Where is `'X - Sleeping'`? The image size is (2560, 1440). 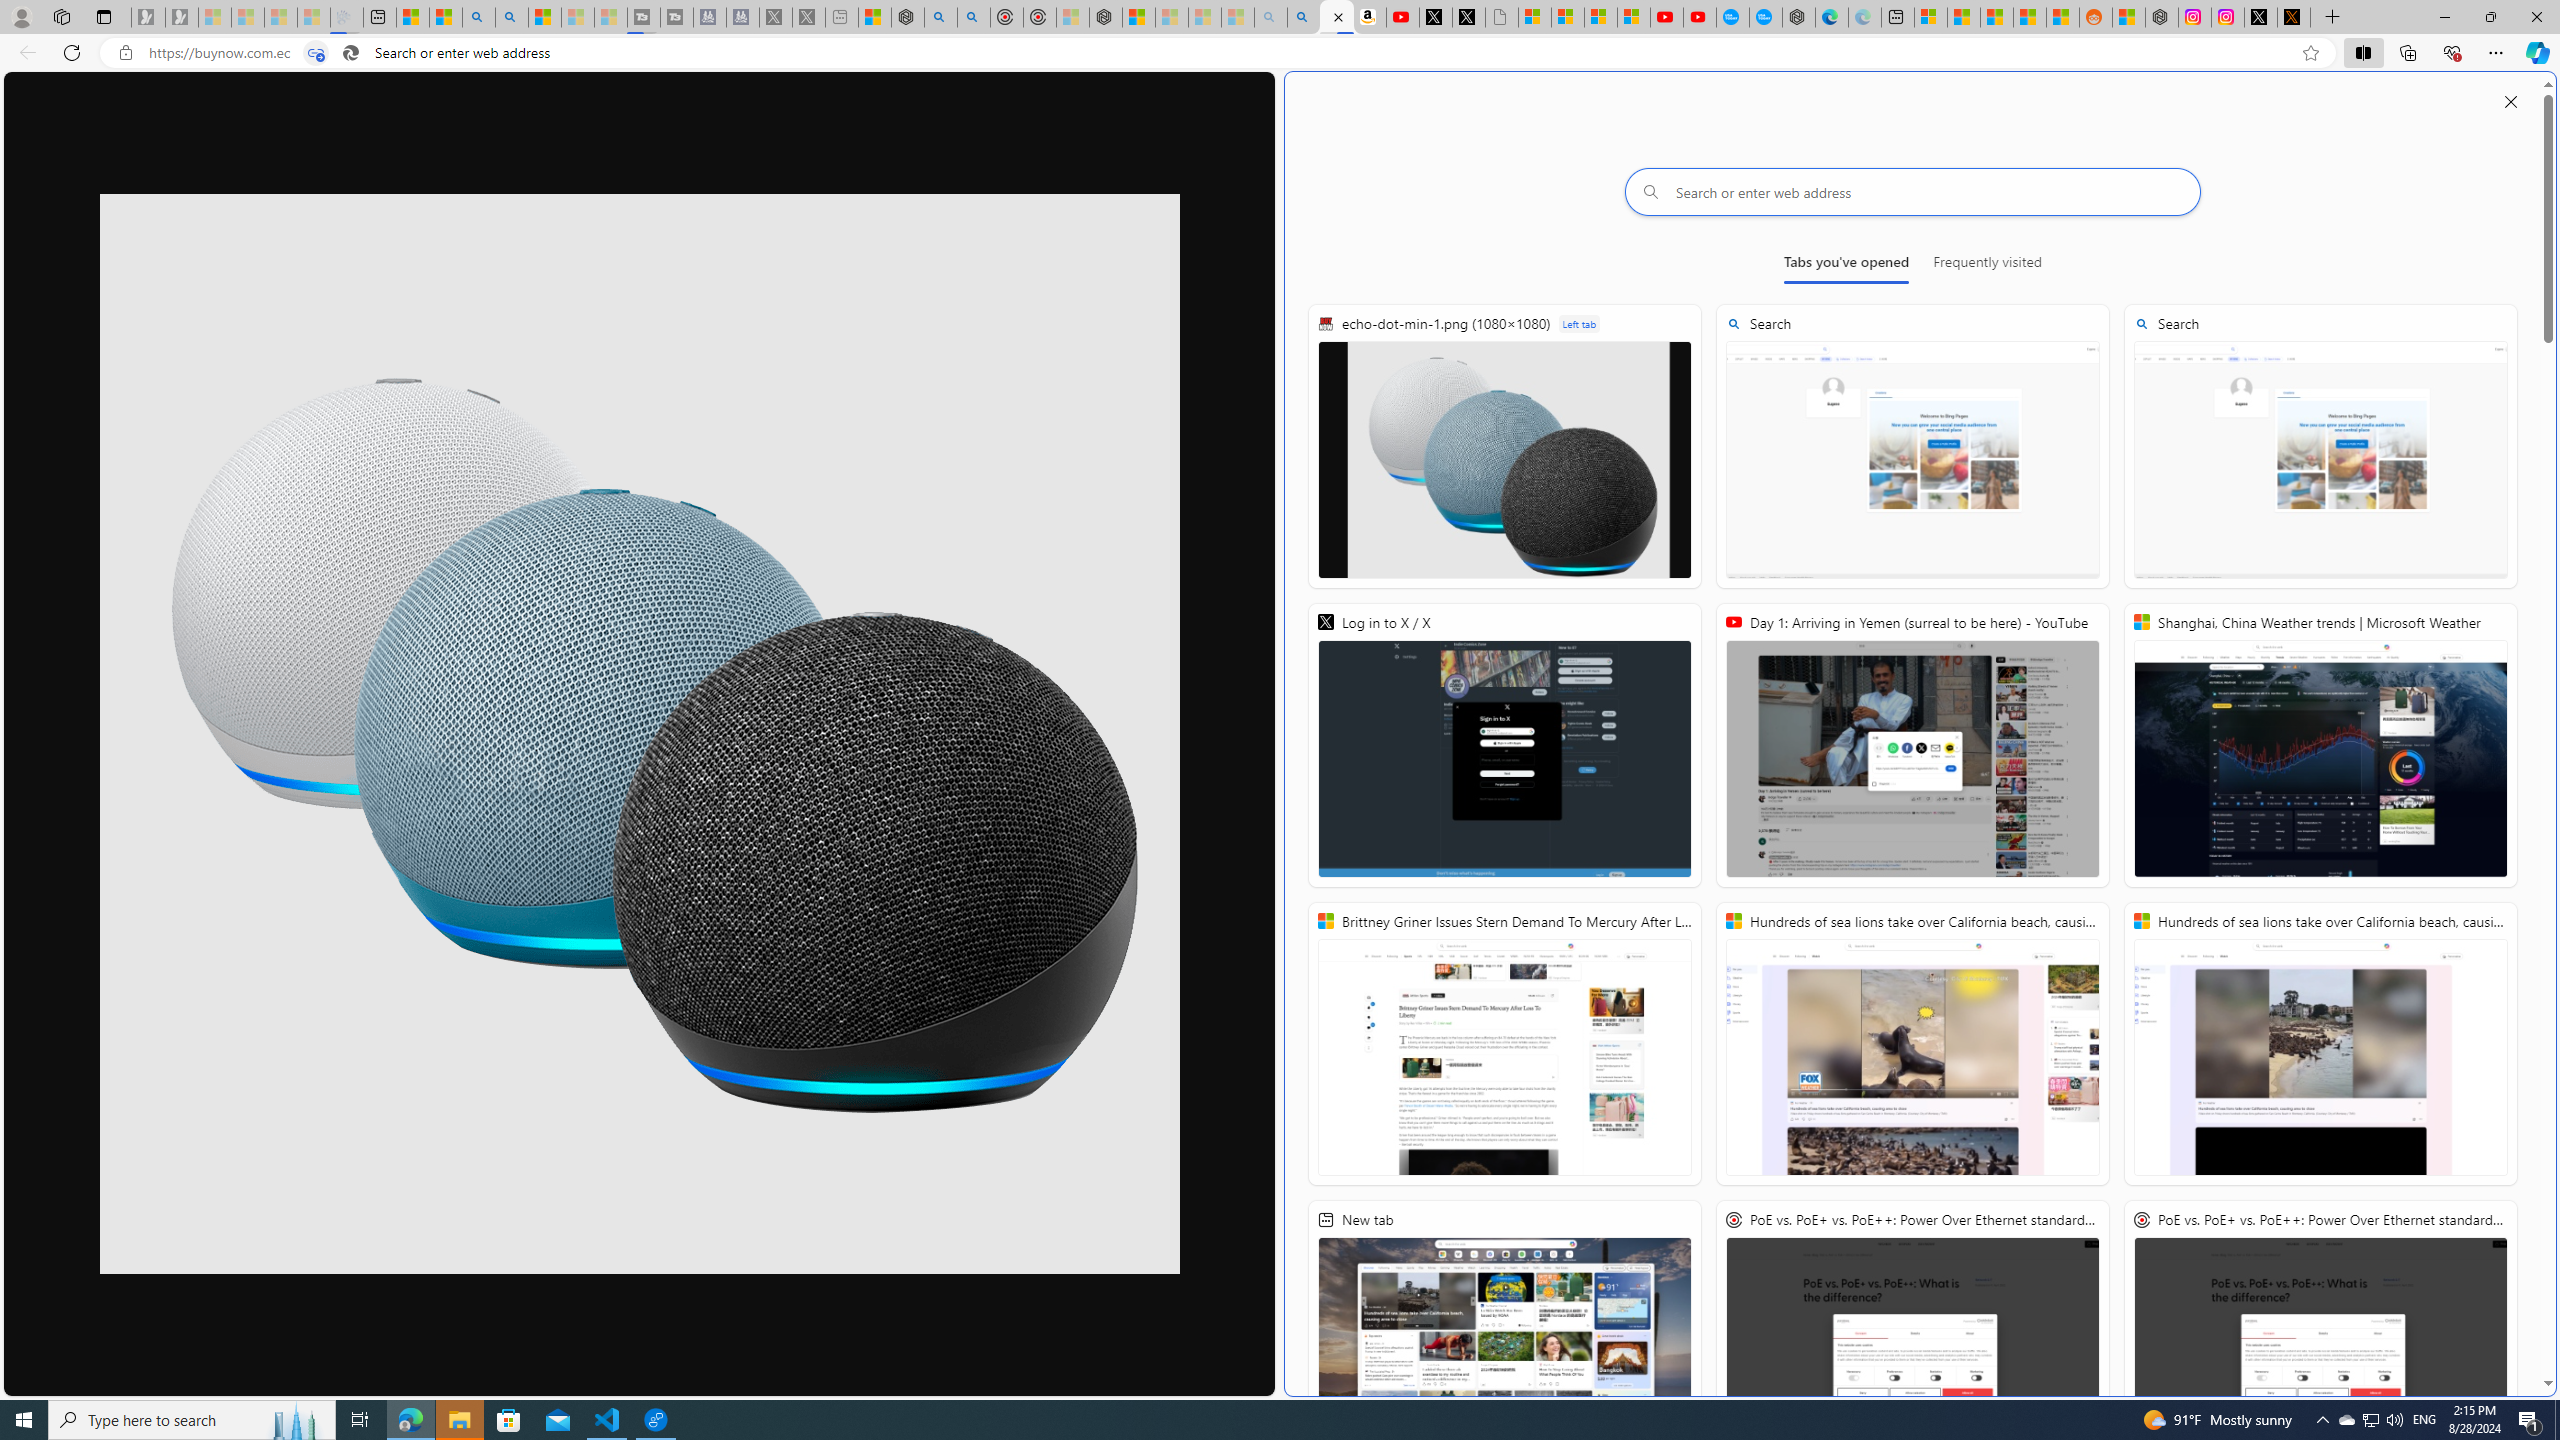
'X - Sleeping' is located at coordinates (807, 16).